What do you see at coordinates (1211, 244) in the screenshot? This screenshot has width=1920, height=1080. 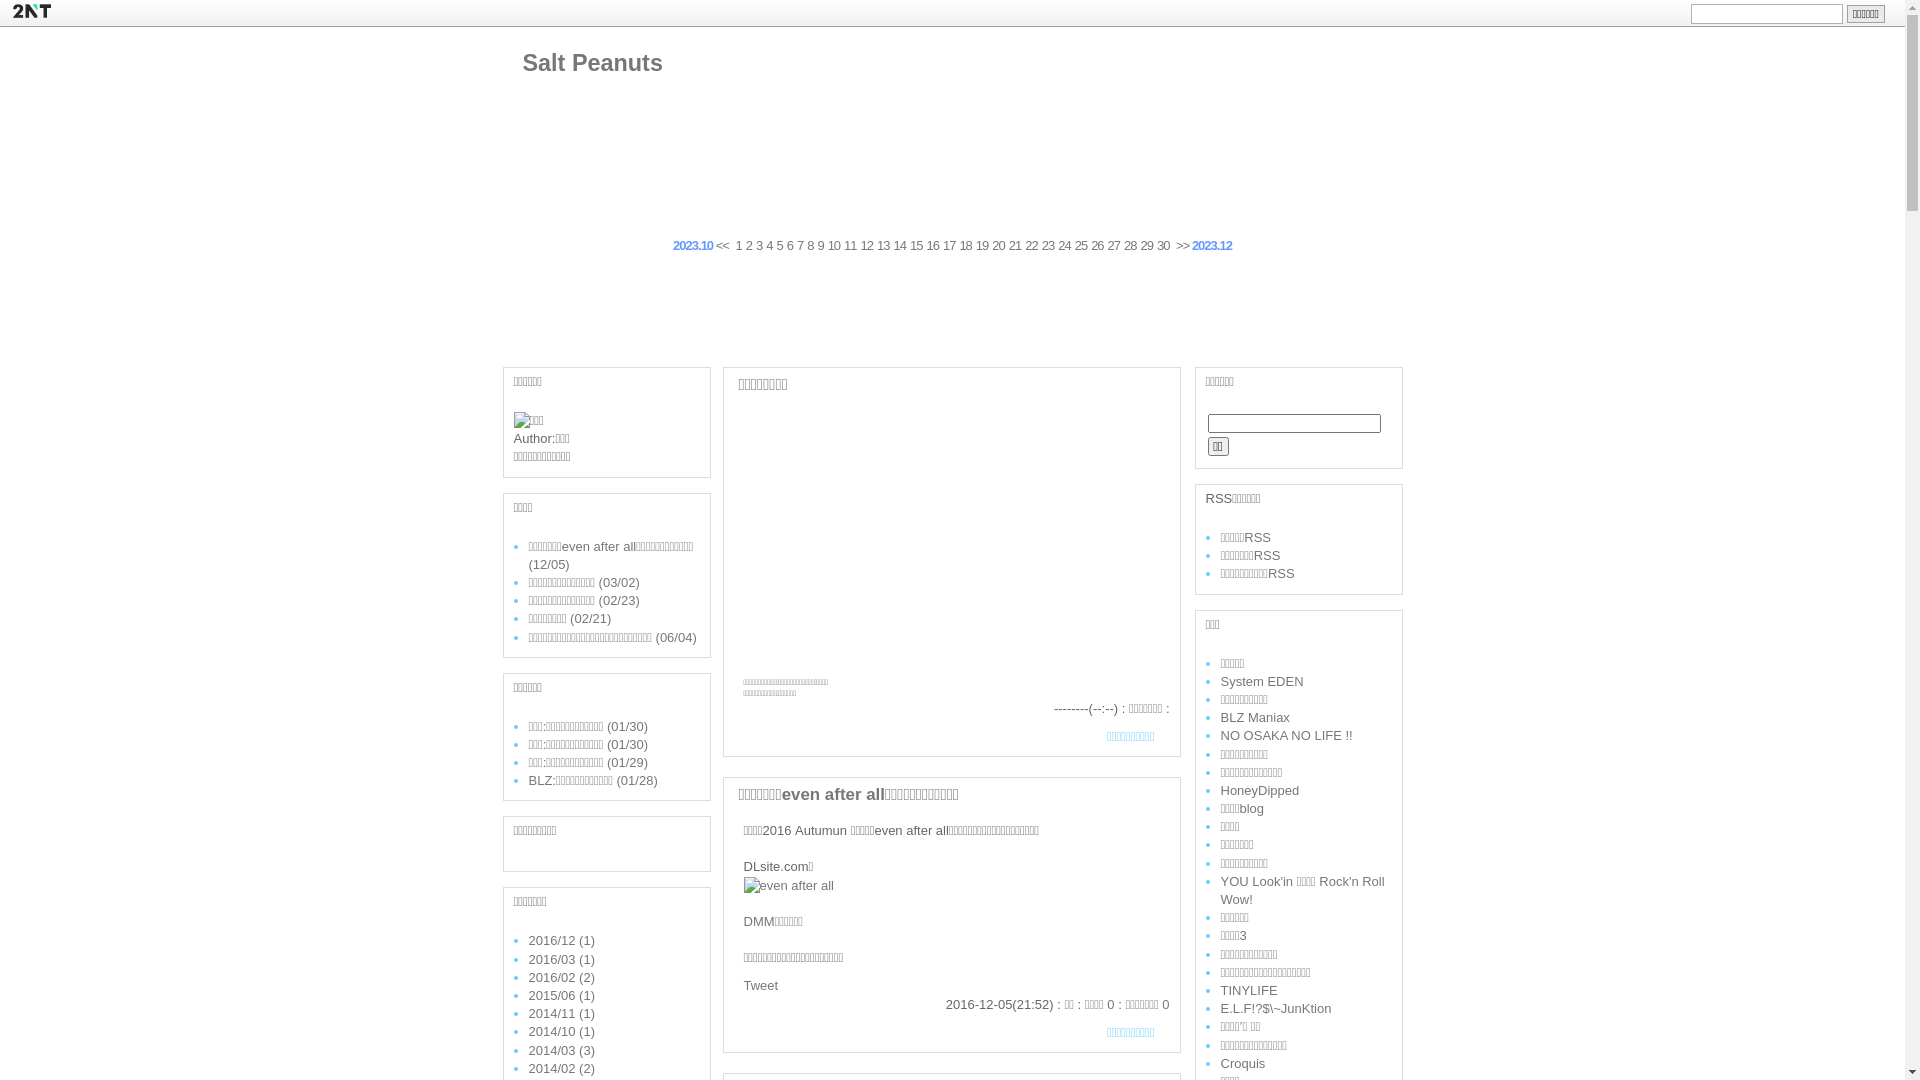 I see `'2023.12'` at bounding box center [1211, 244].